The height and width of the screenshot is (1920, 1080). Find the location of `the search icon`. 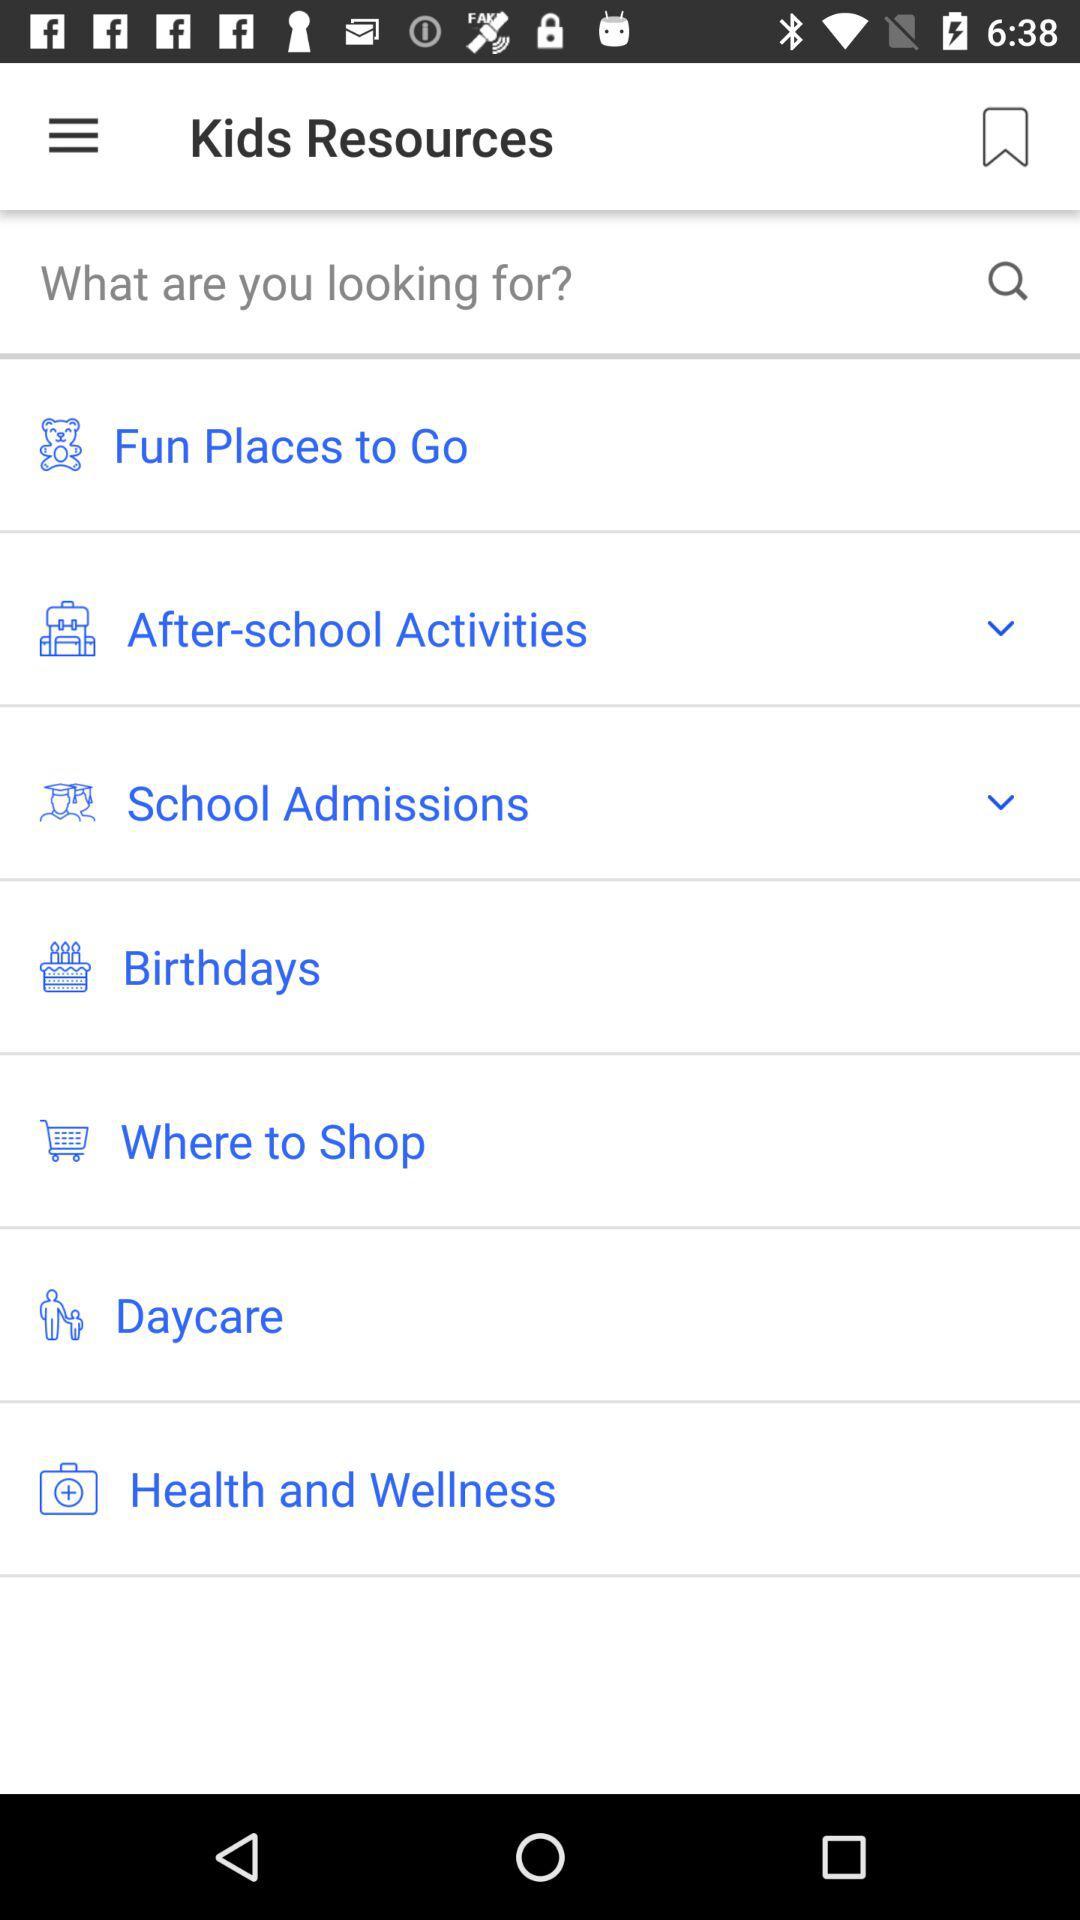

the search icon is located at coordinates (1007, 280).